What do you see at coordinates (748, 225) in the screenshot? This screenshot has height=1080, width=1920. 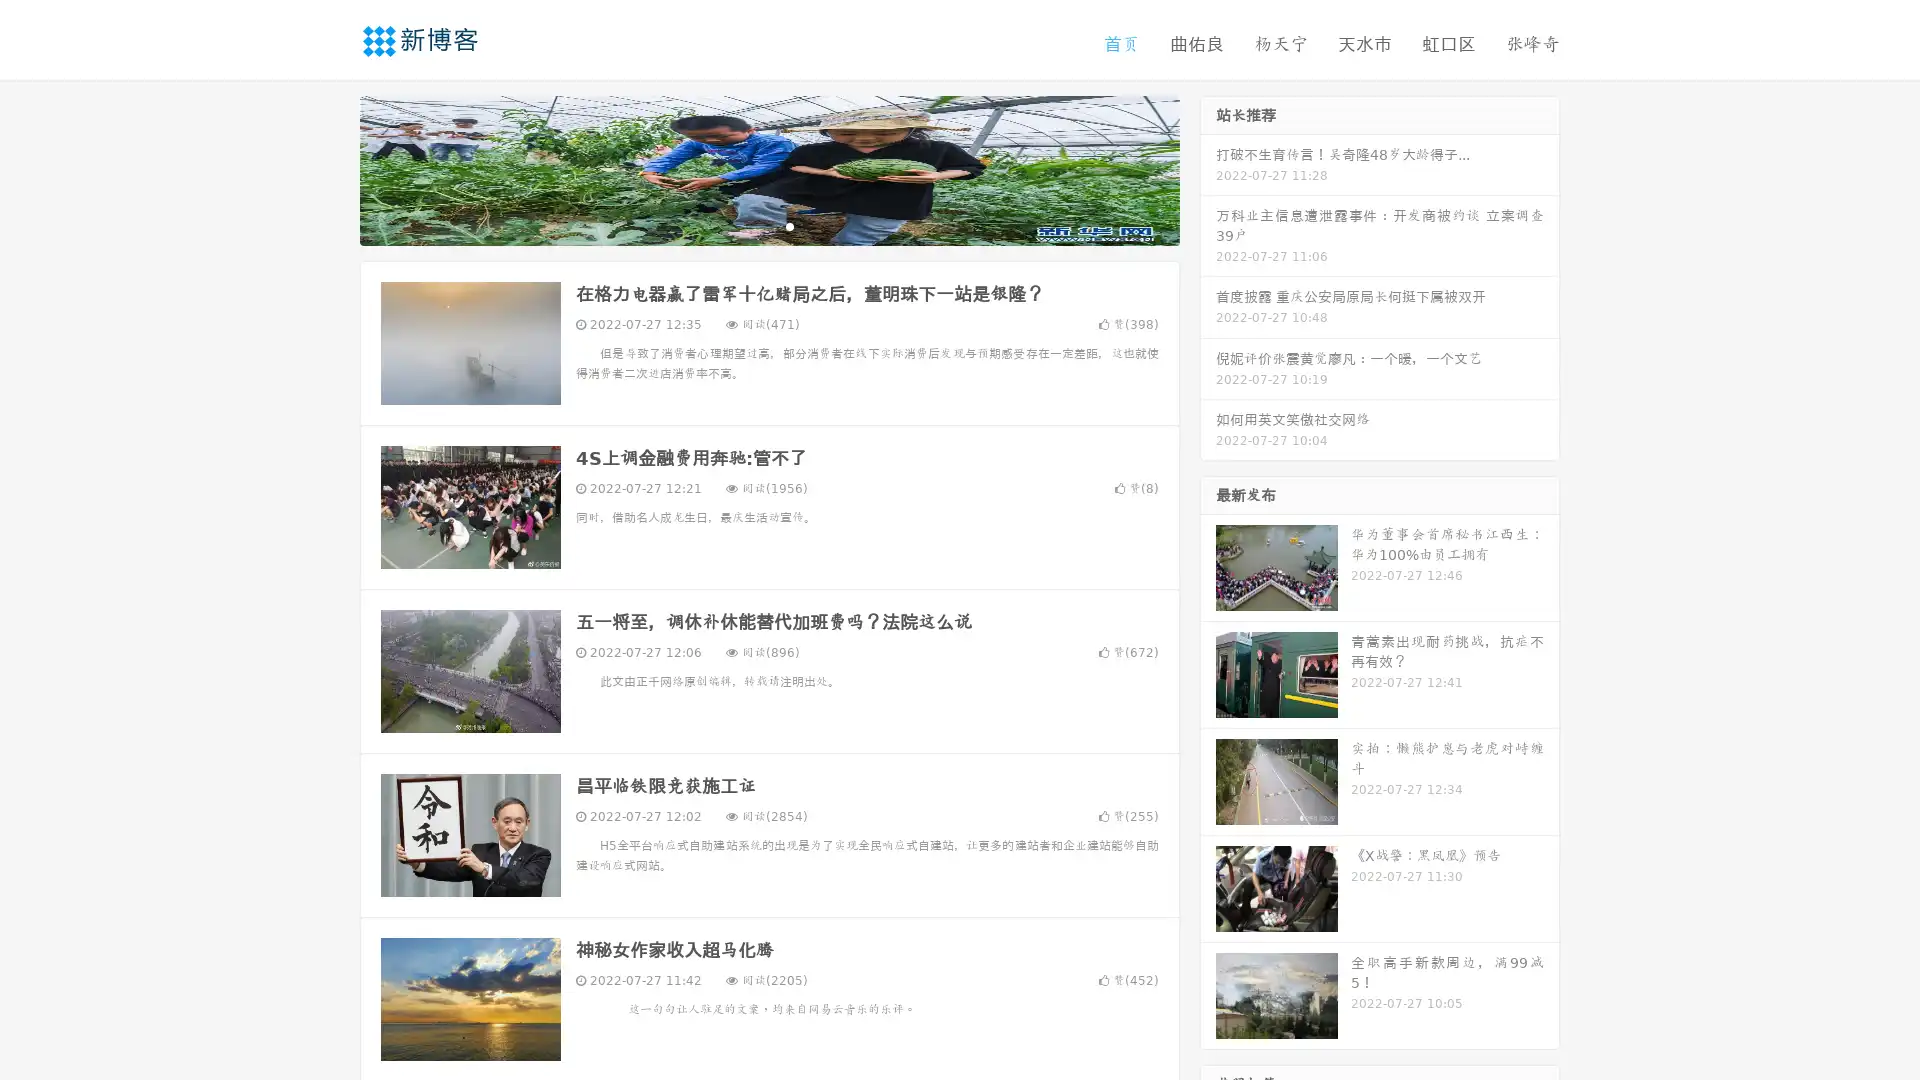 I see `Go to slide 1` at bounding box center [748, 225].